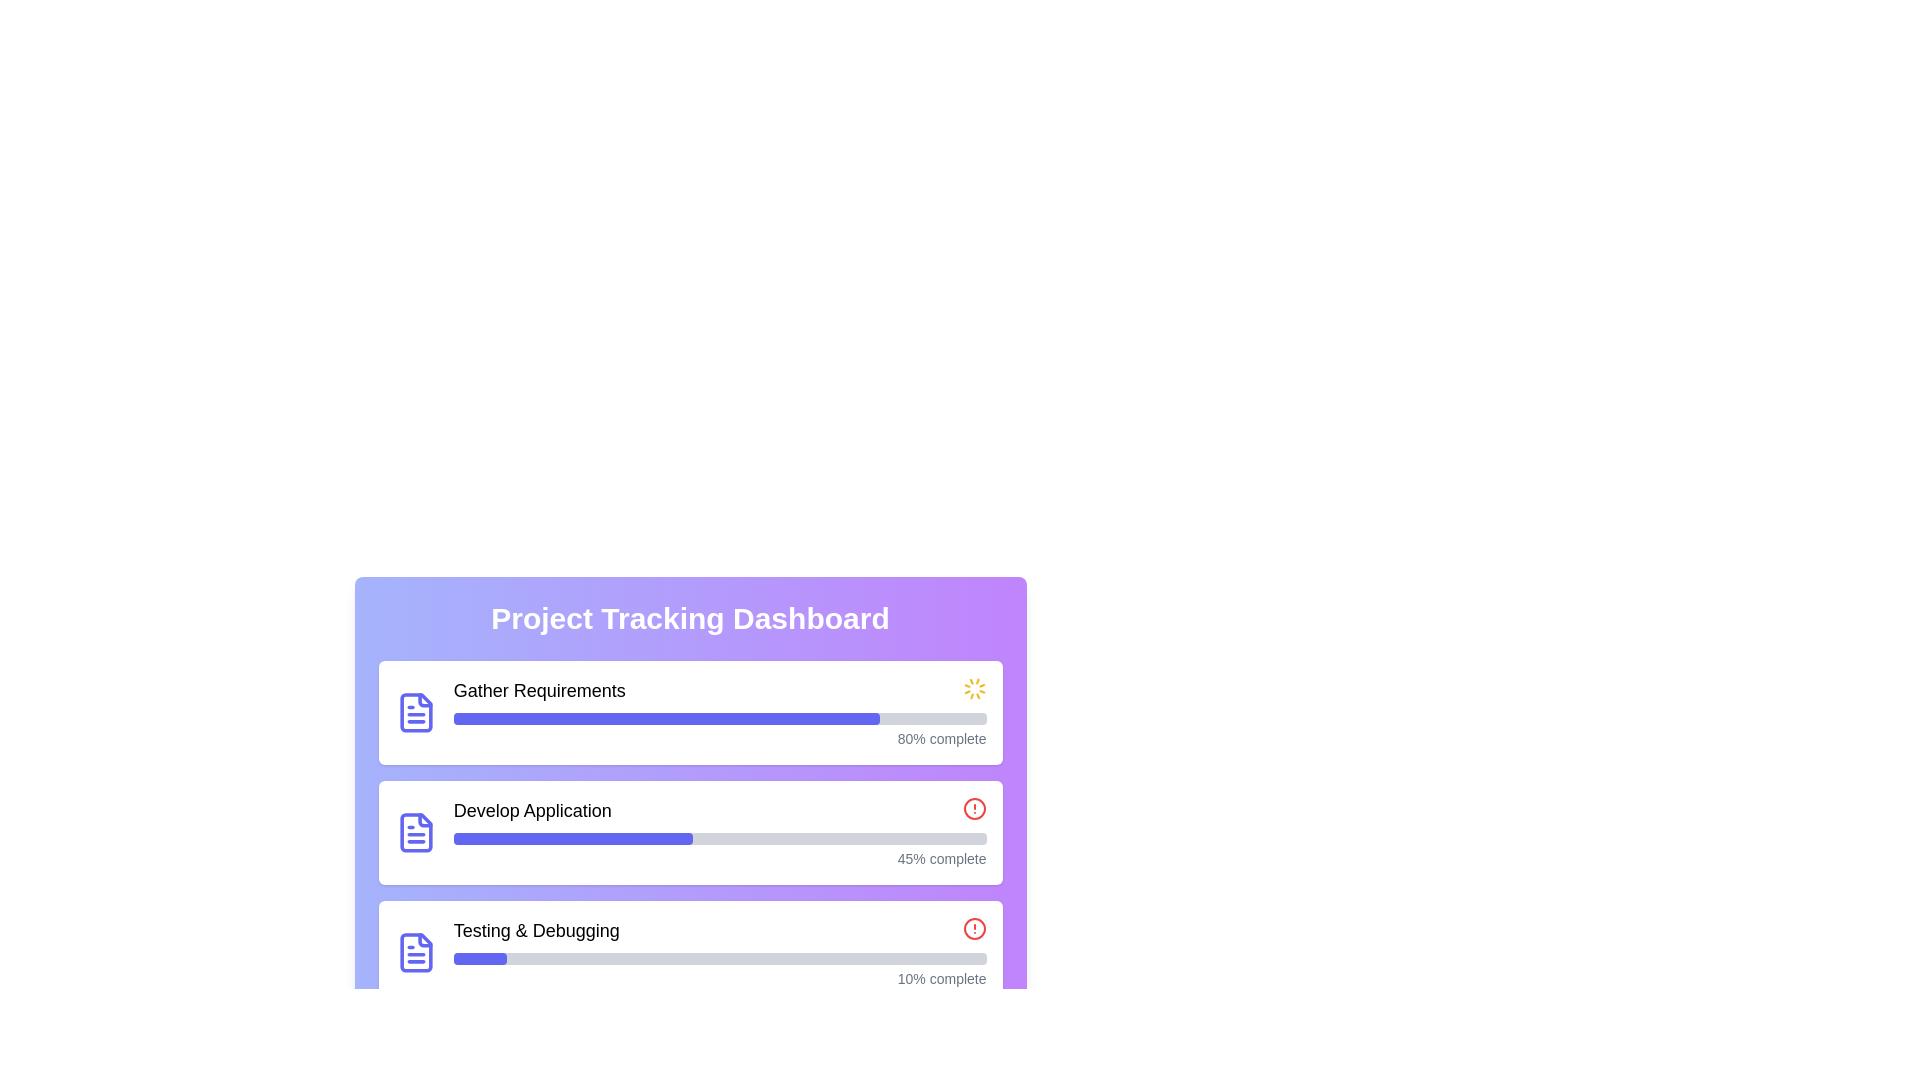  I want to click on the bold text label stating 'Testing & Debugging' located within the task card on the project tracking dashboard, so click(536, 930).